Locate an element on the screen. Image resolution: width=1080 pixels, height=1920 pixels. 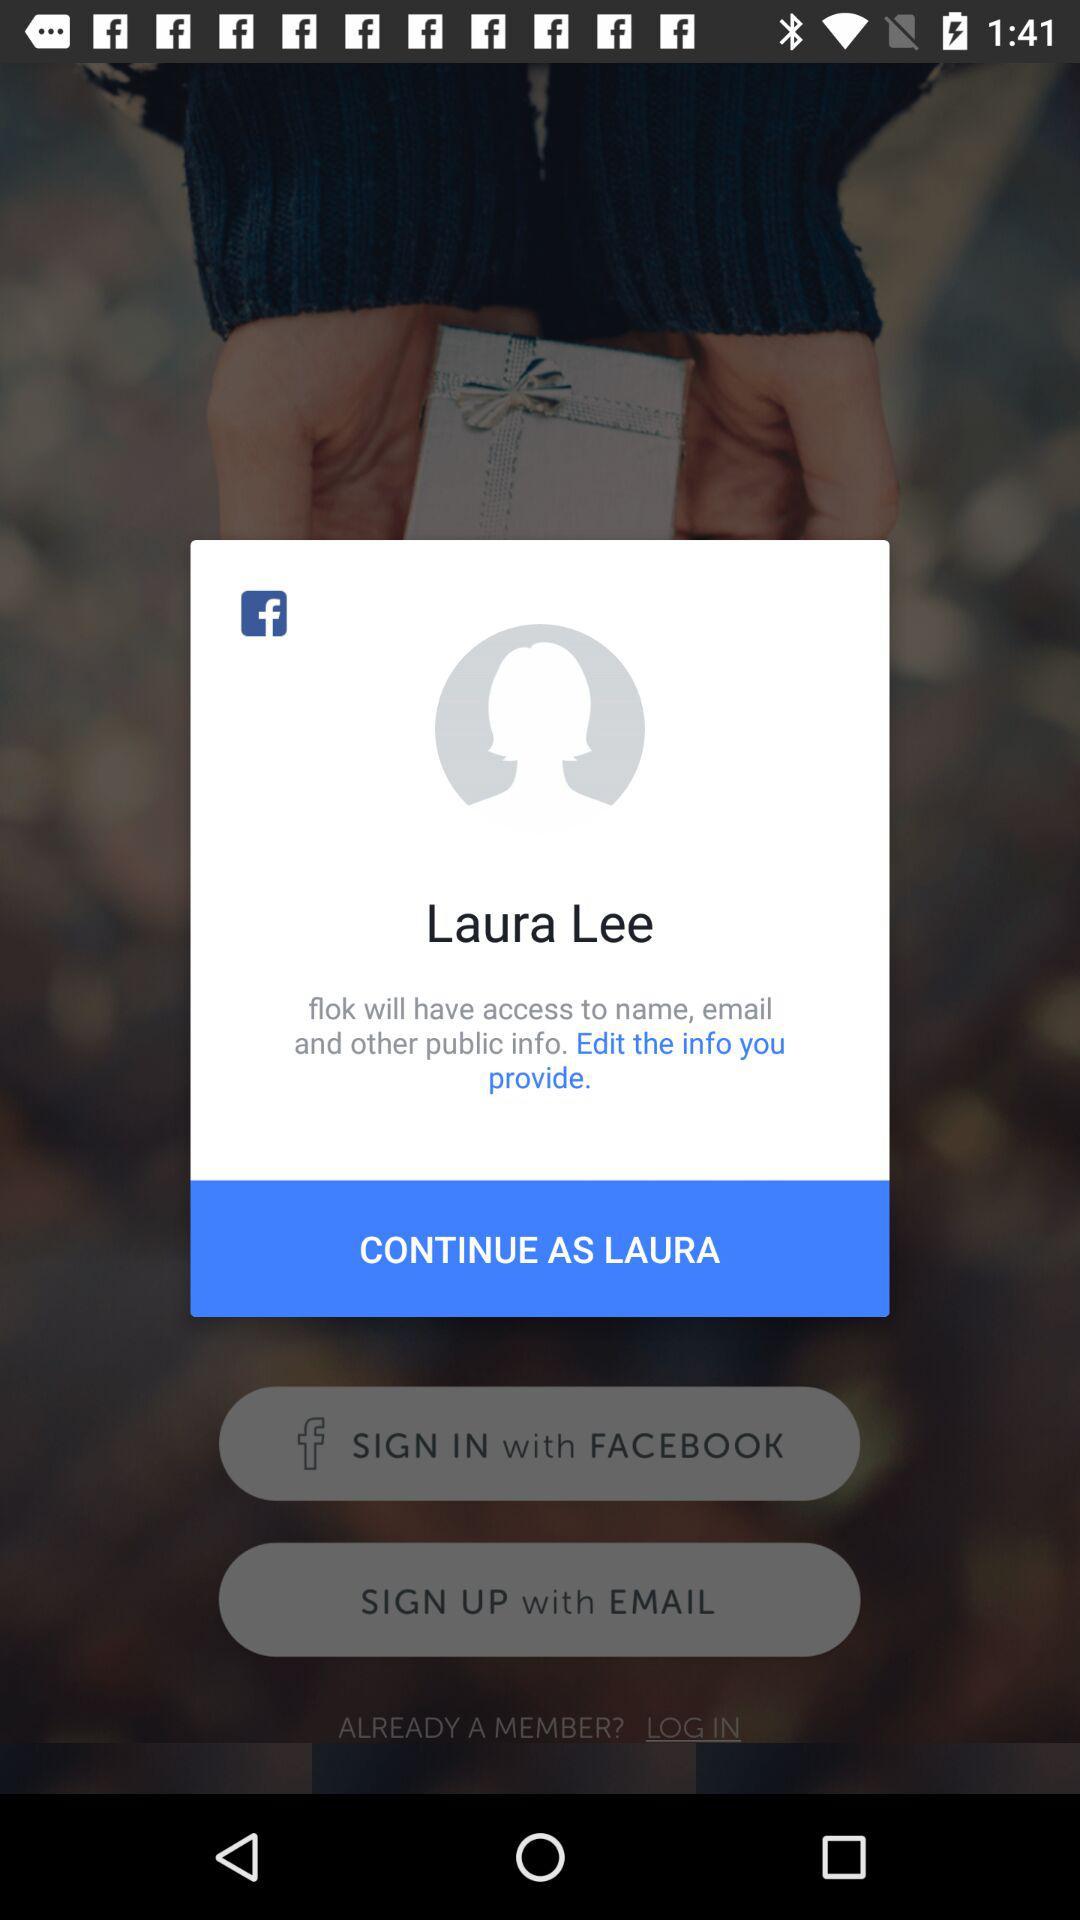
the continue as laura is located at coordinates (540, 1247).